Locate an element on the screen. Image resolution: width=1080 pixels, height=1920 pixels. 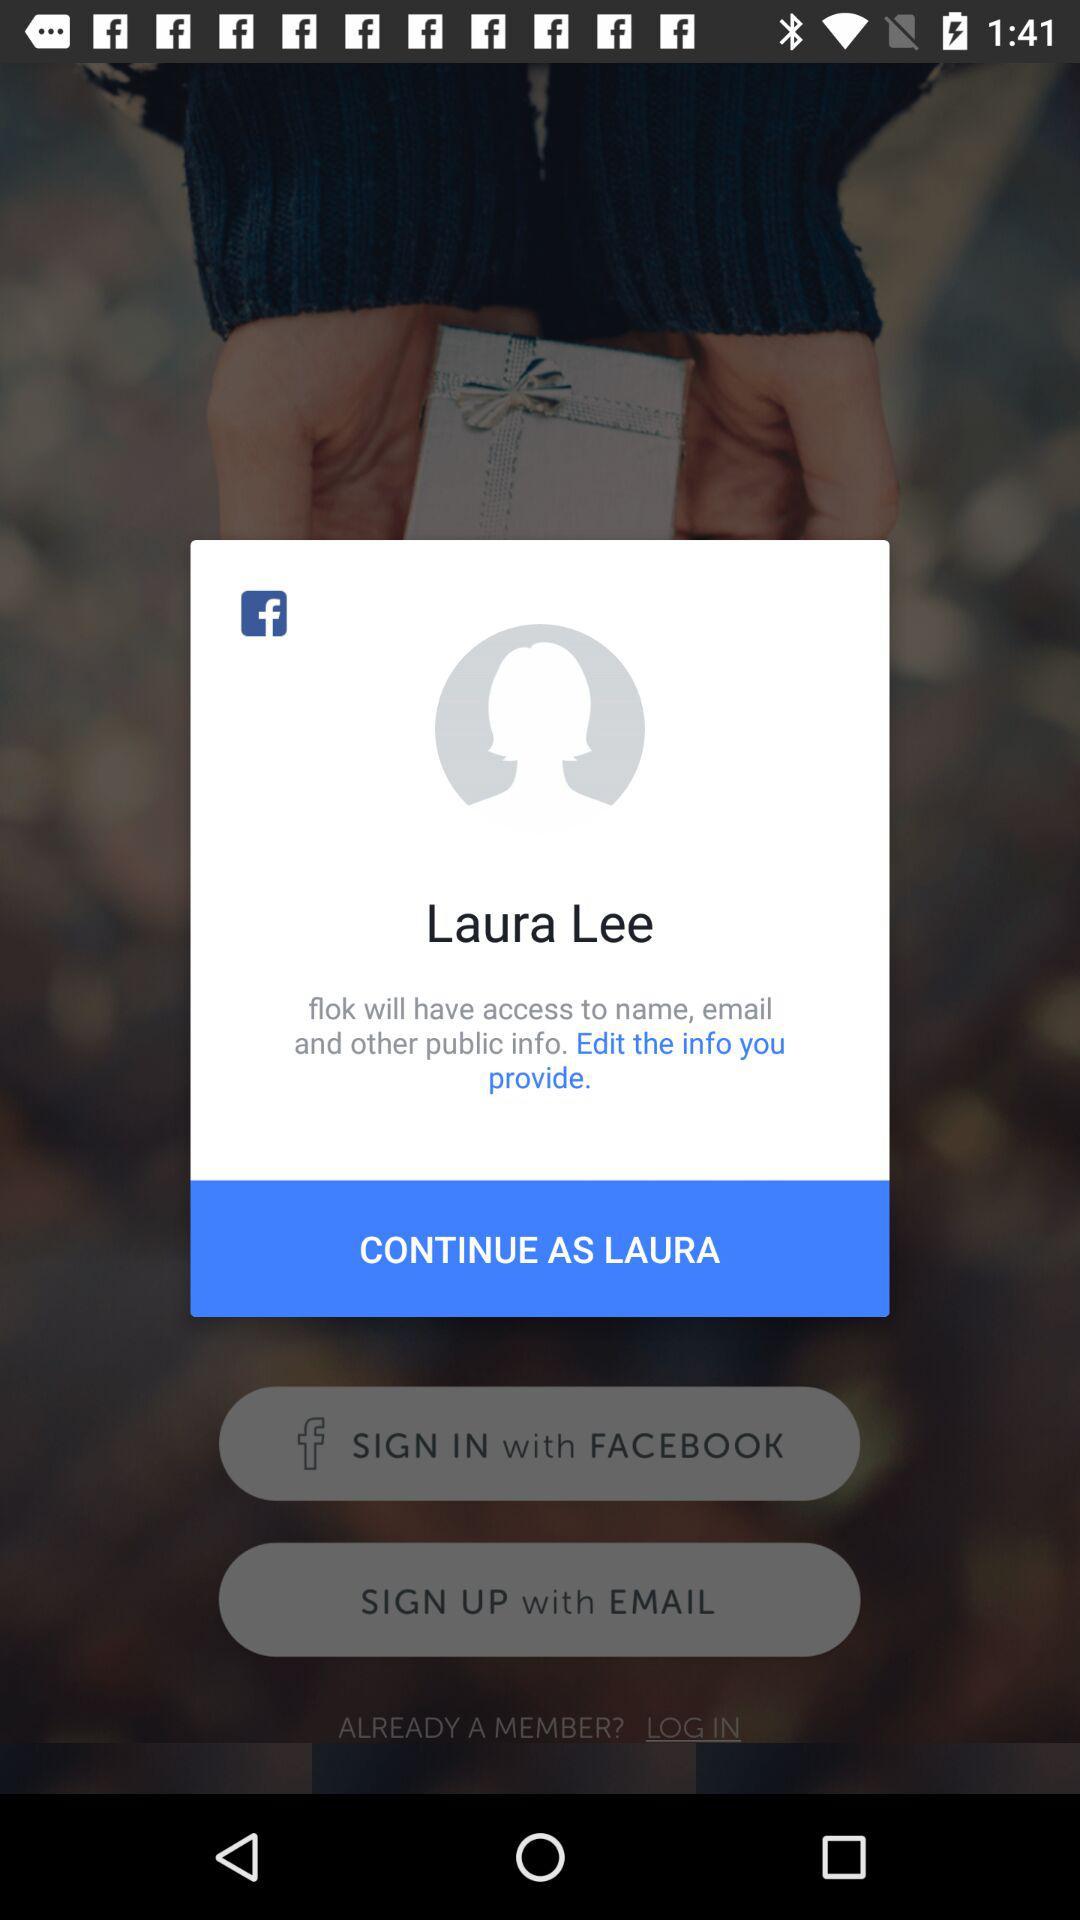
the continue as laura is located at coordinates (540, 1247).